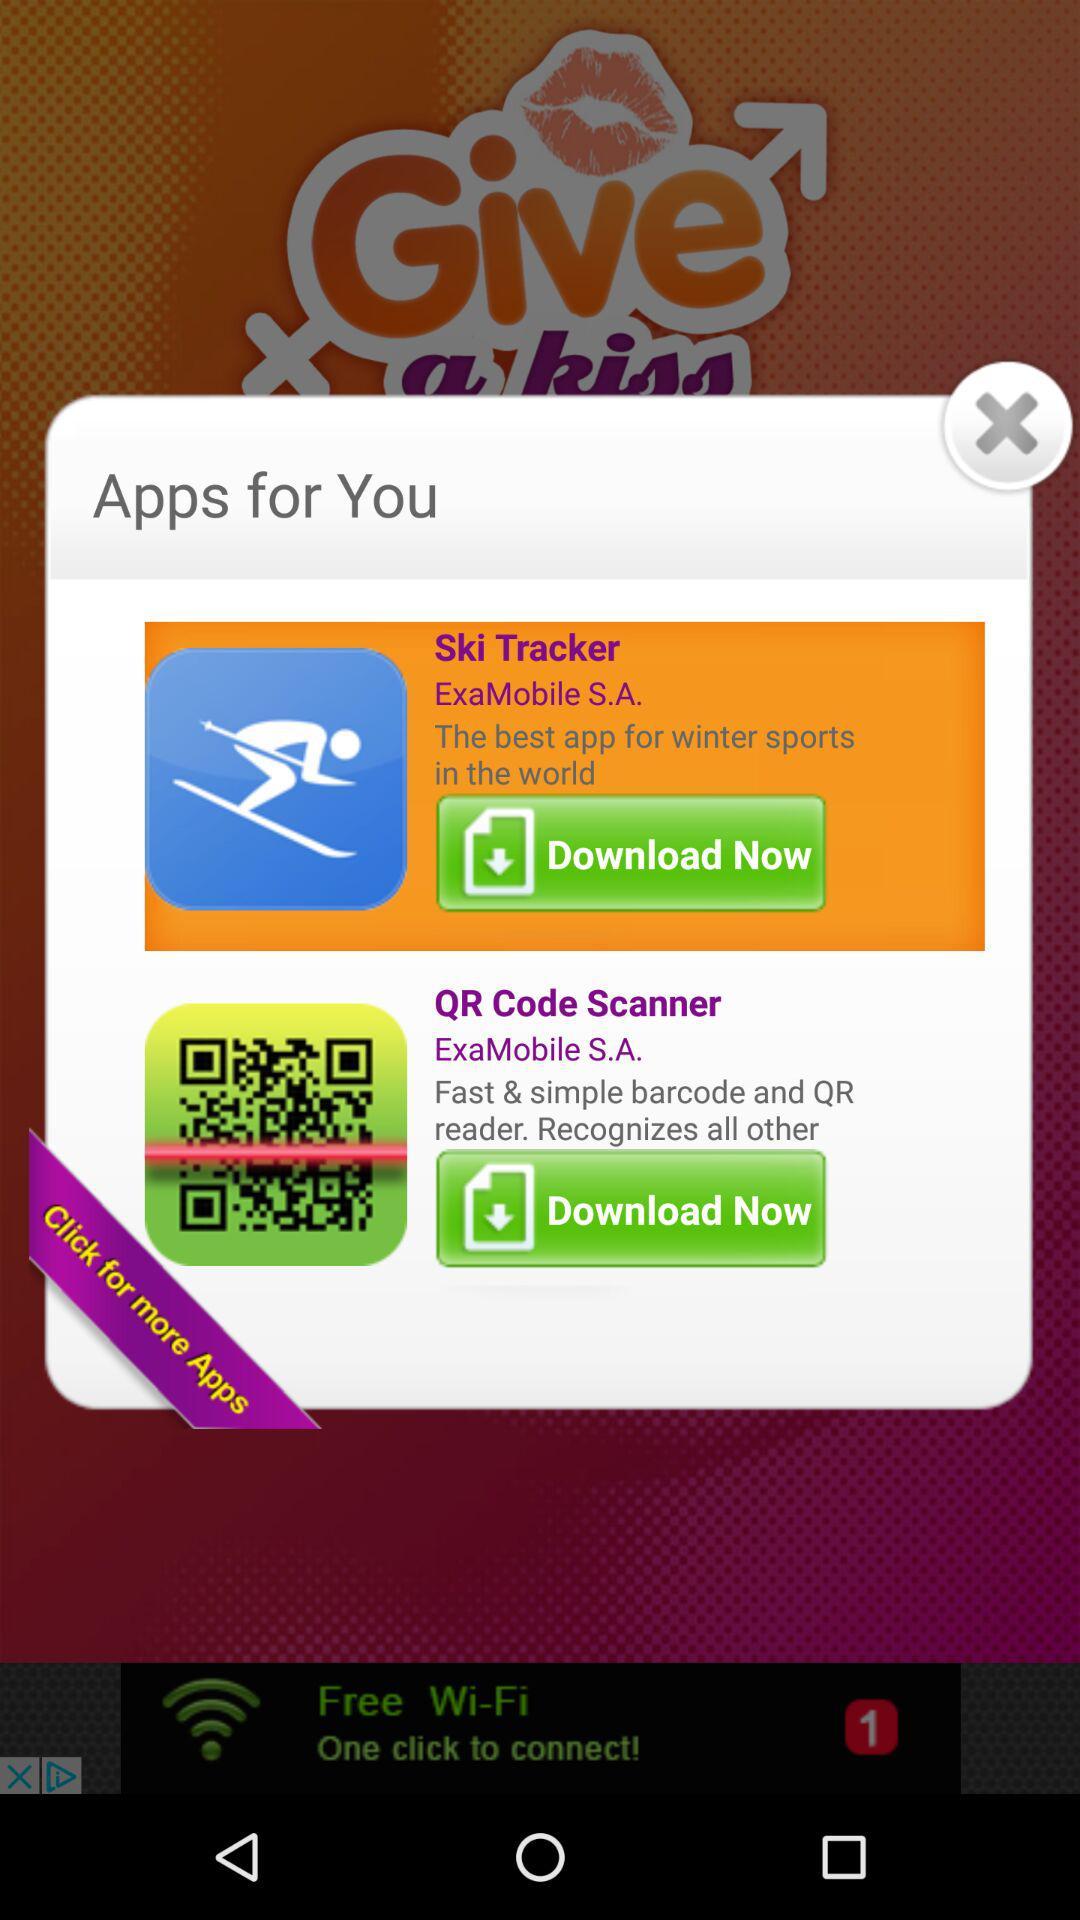  What do you see at coordinates (649, 646) in the screenshot?
I see `the item below apps for you item` at bounding box center [649, 646].